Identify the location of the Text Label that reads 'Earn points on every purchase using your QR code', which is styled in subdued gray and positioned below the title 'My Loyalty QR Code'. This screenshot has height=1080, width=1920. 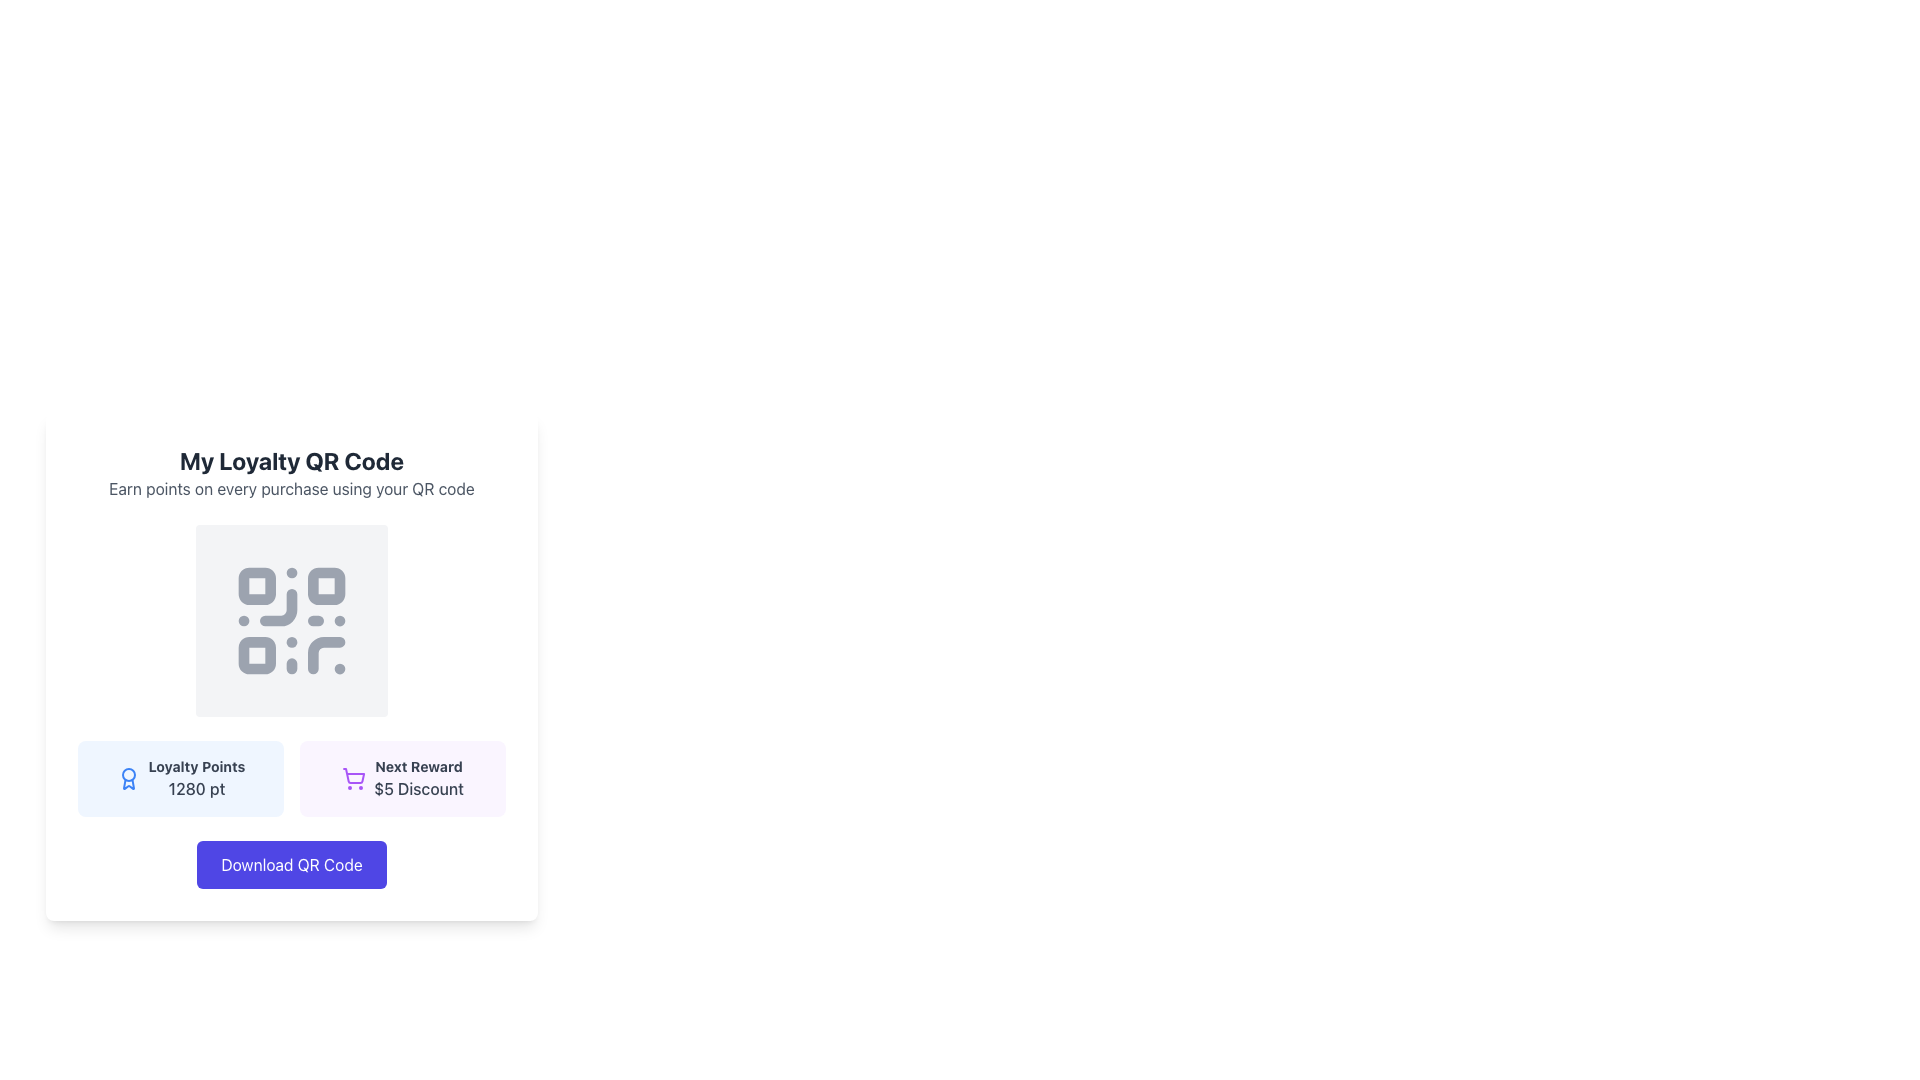
(291, 489).